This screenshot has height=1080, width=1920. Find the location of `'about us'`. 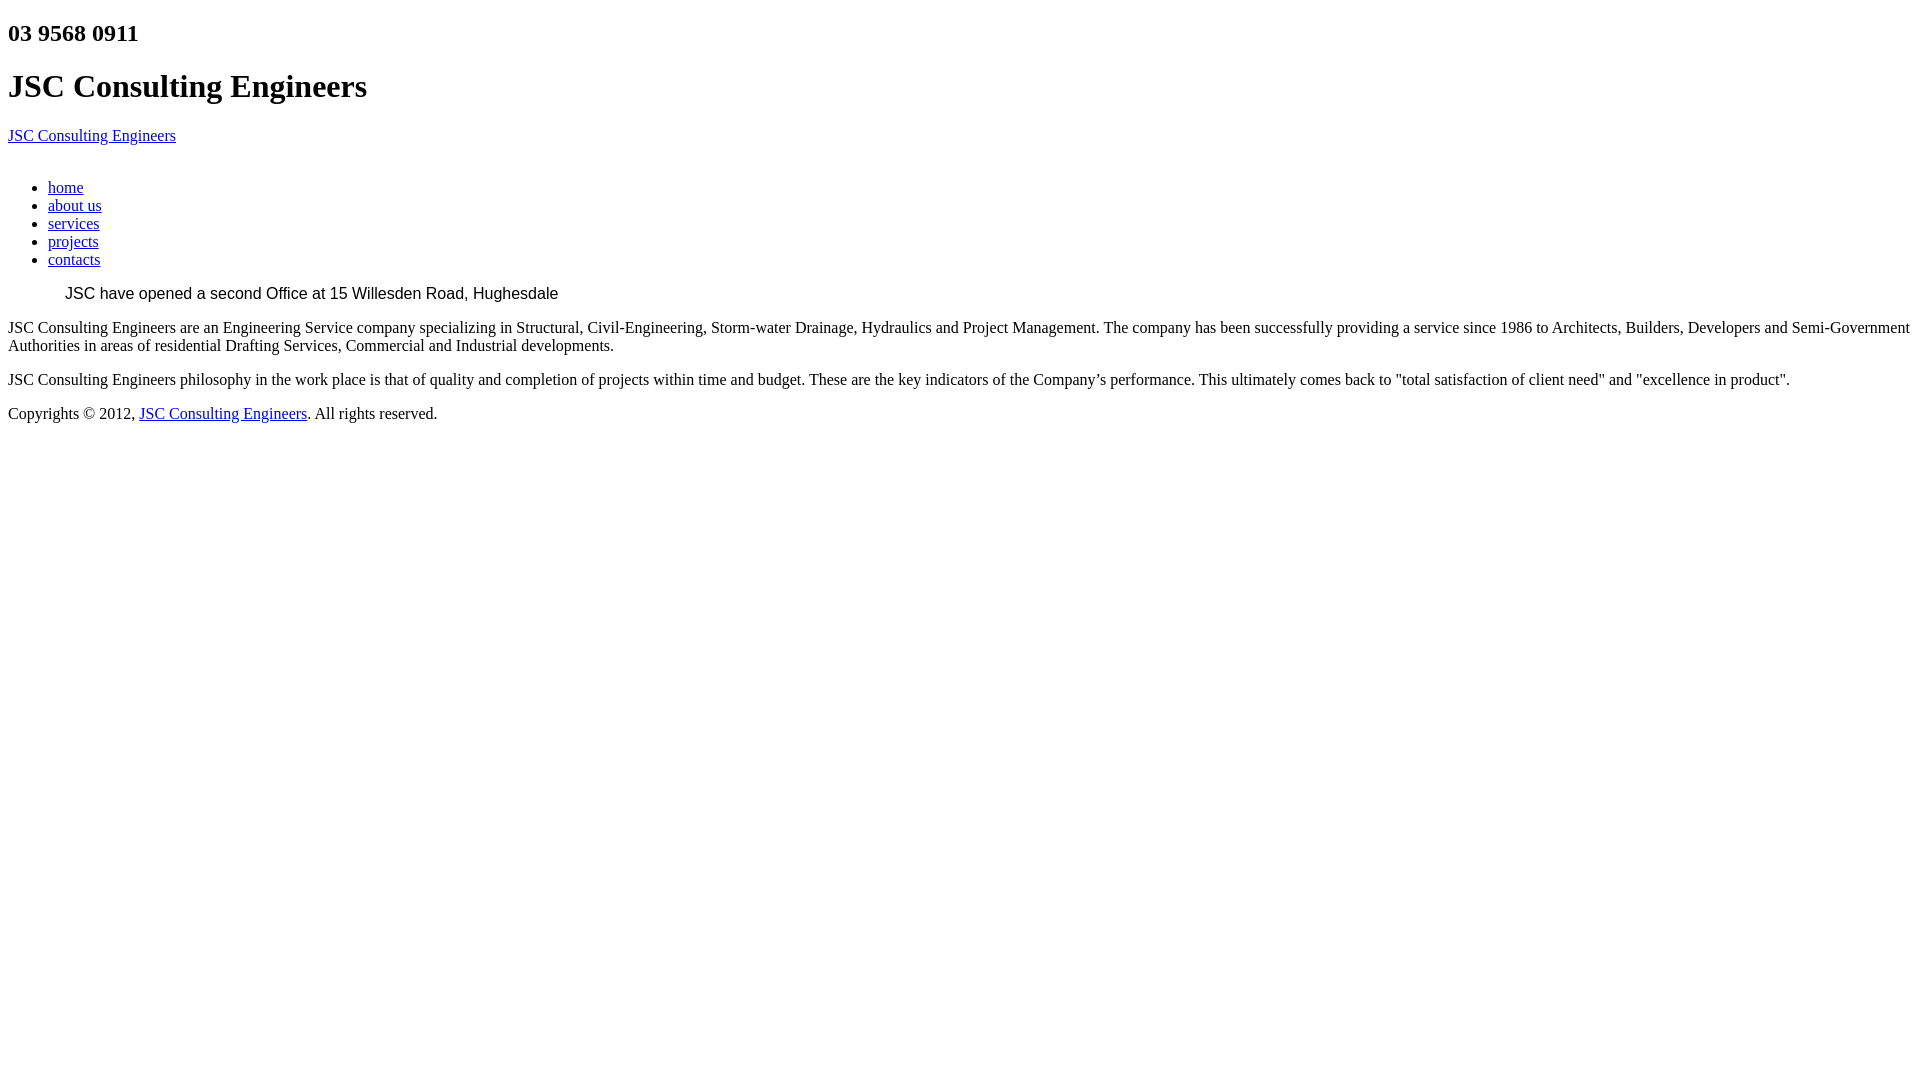

'about us' is located at coordinates (75, 205).